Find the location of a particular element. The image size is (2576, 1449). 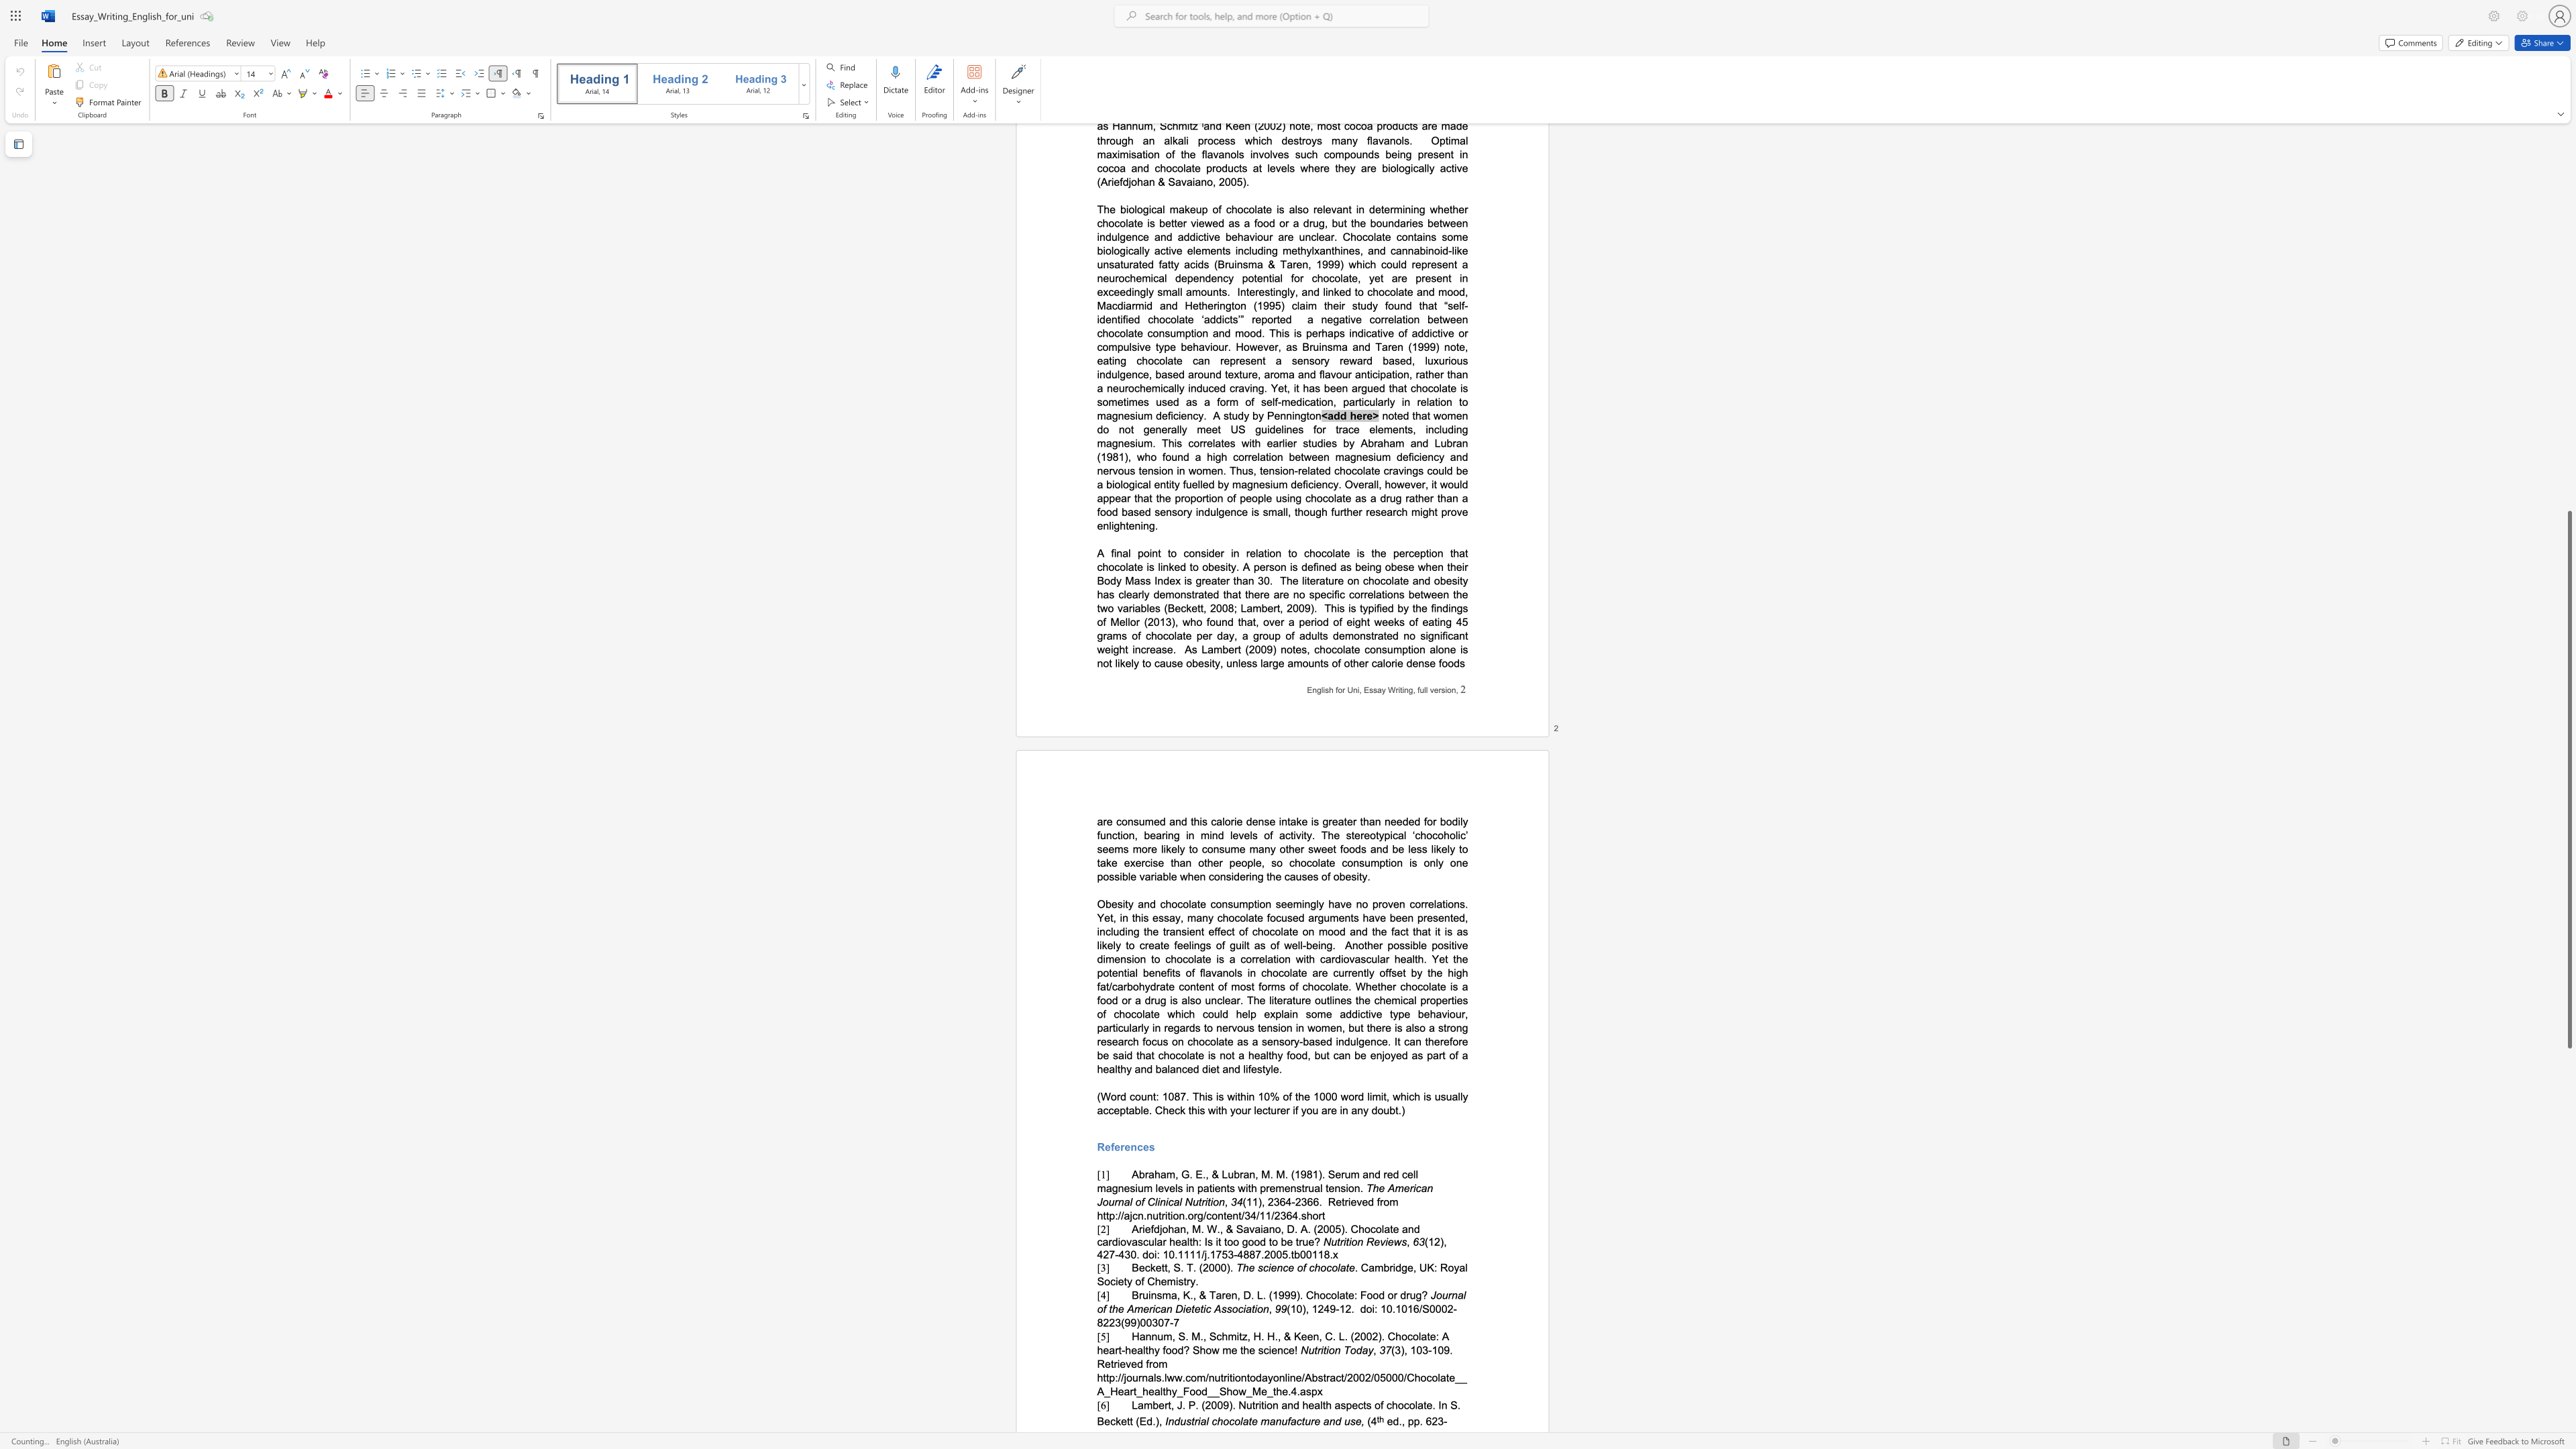

the scrollbar on the right side to scroll the page up is located at coordinates (2568, 241).